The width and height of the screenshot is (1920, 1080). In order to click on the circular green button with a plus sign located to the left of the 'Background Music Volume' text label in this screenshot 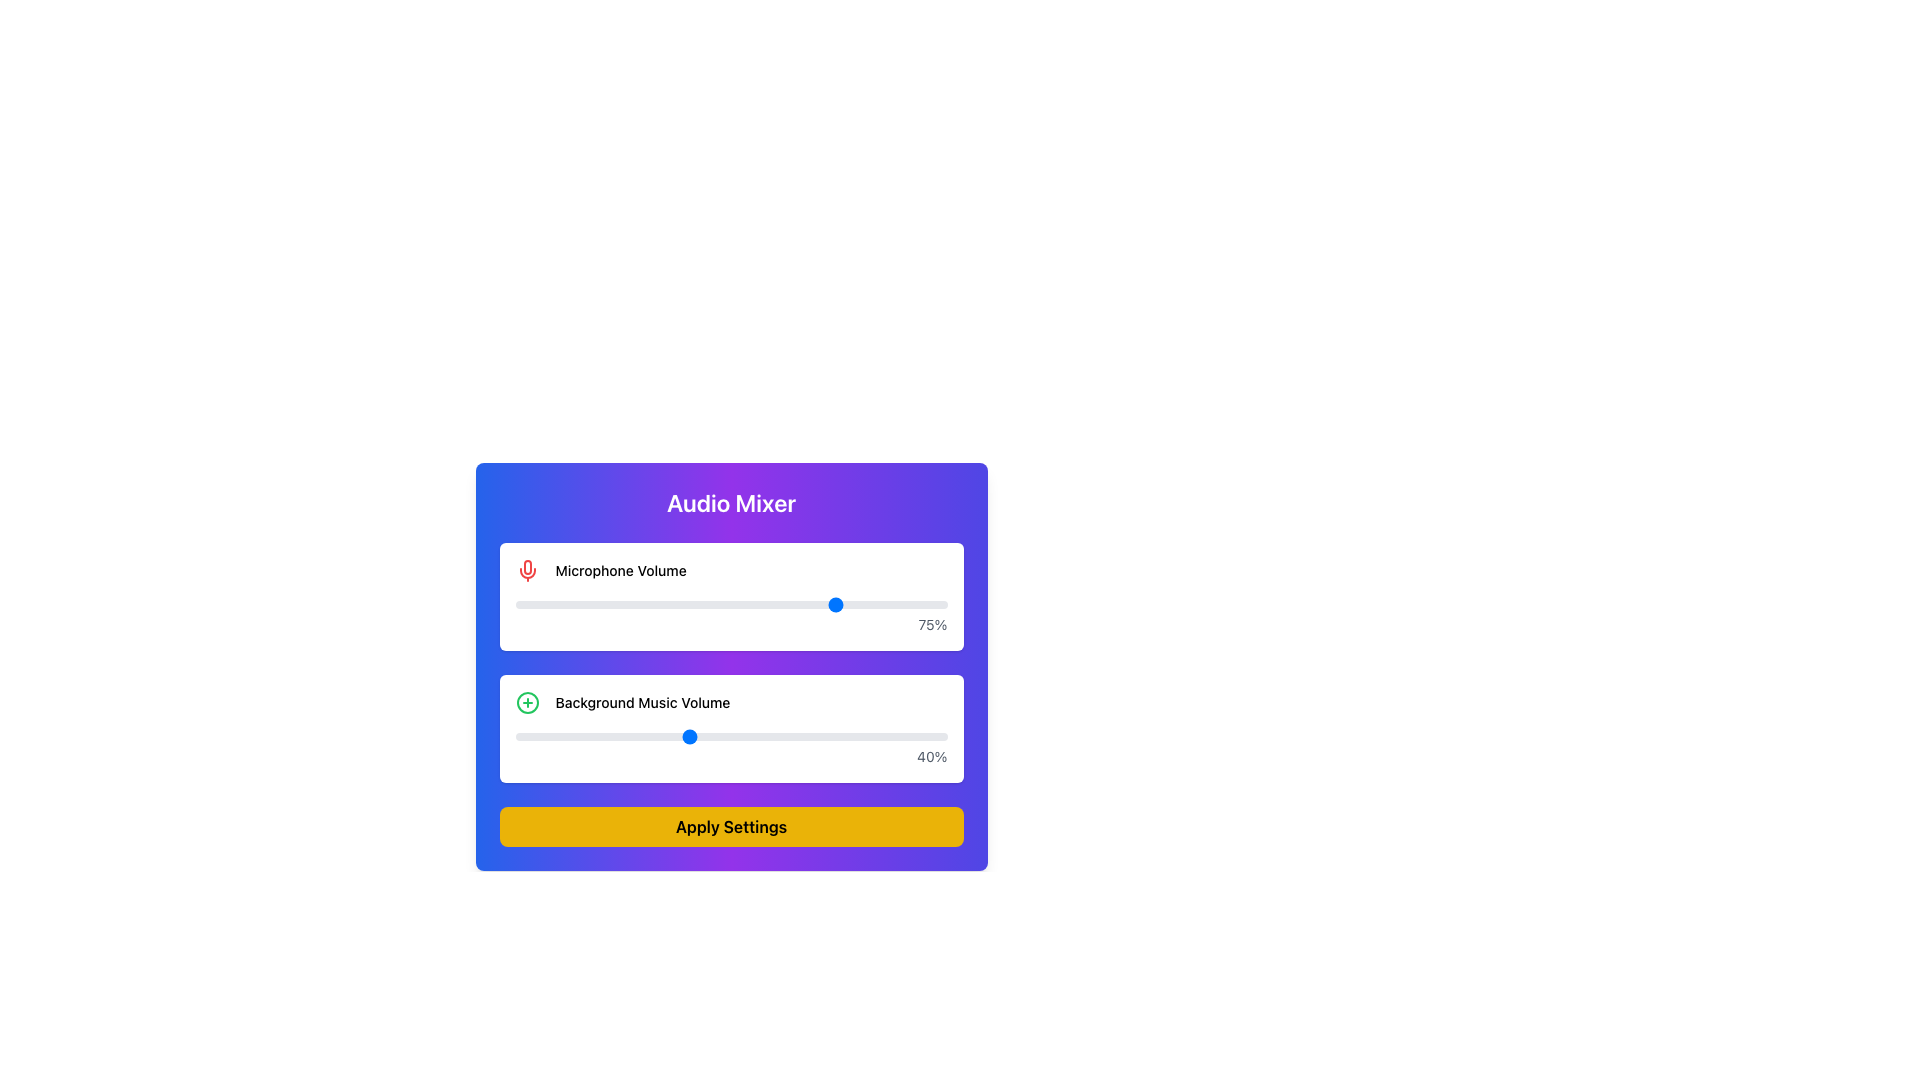, I will do `click(527, 701)`.